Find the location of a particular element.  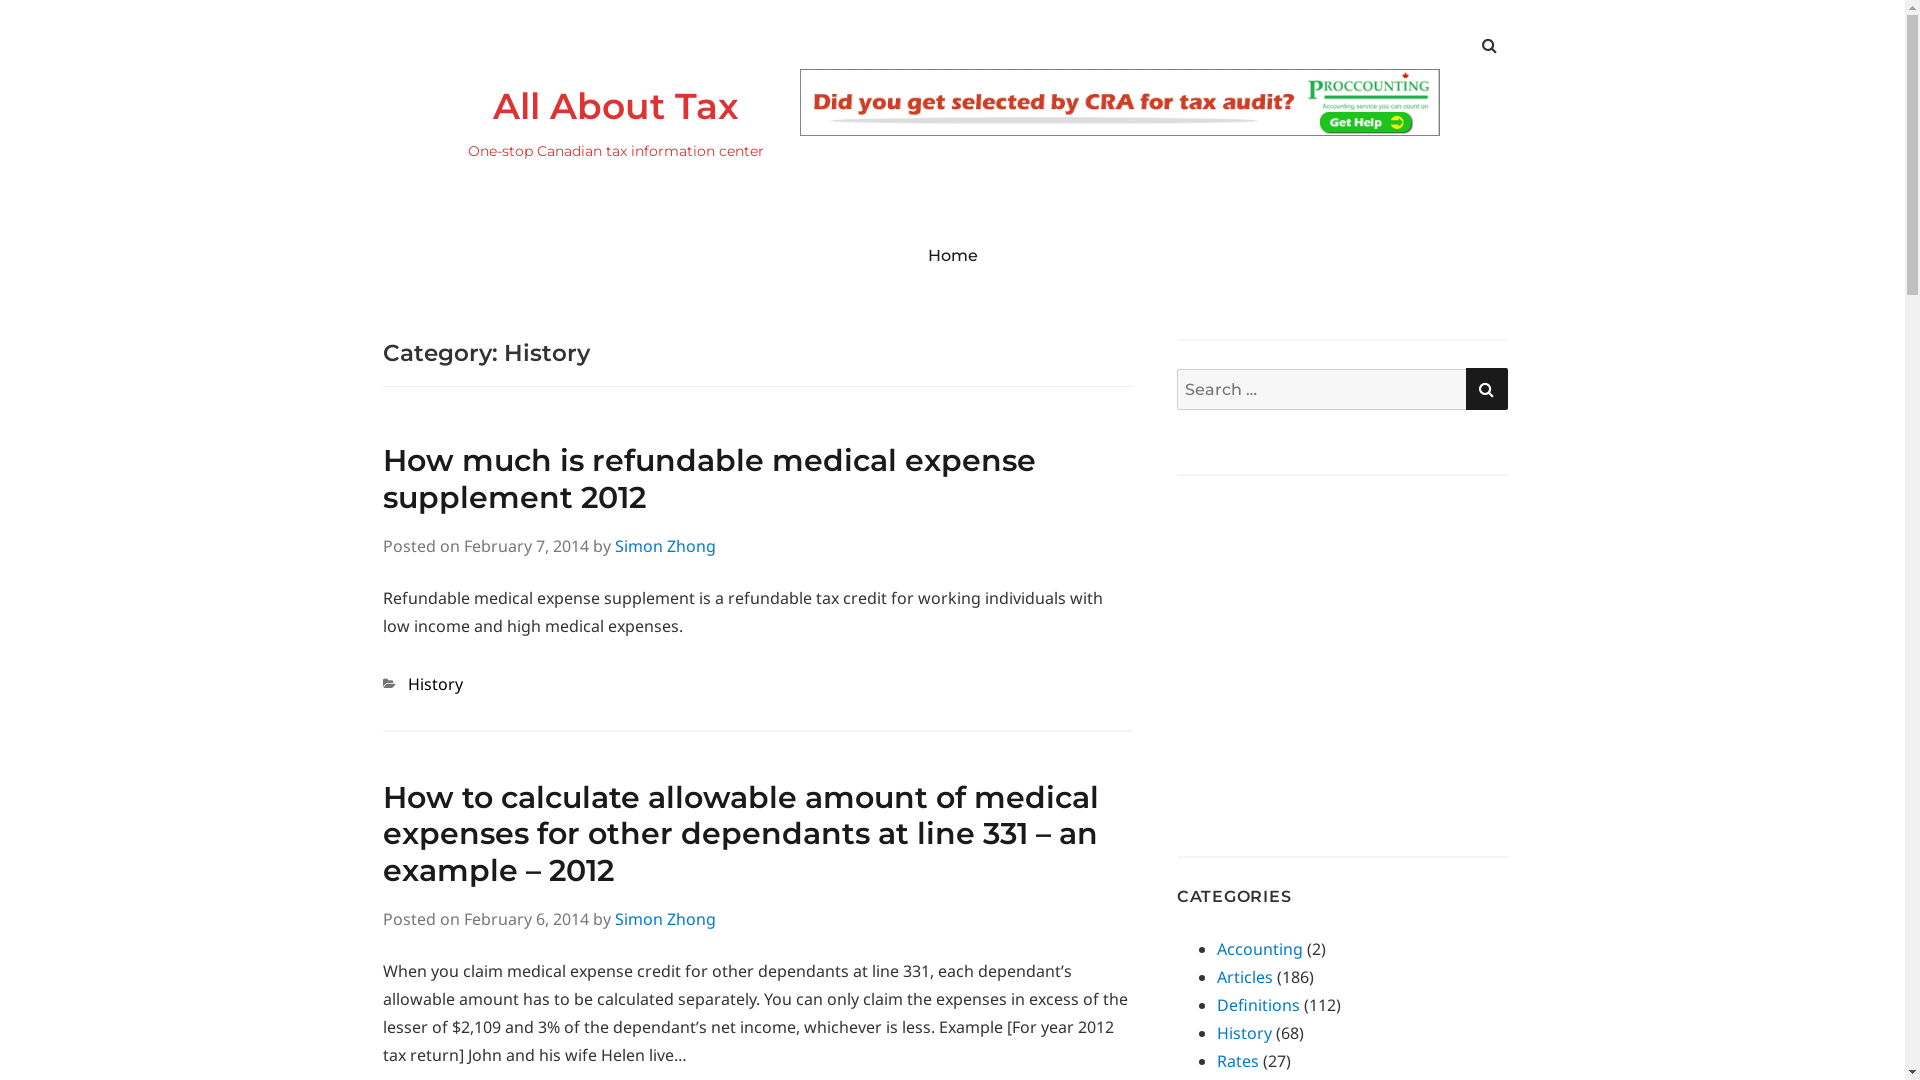

'SEARCH' is located at coordinates (1487, 389).